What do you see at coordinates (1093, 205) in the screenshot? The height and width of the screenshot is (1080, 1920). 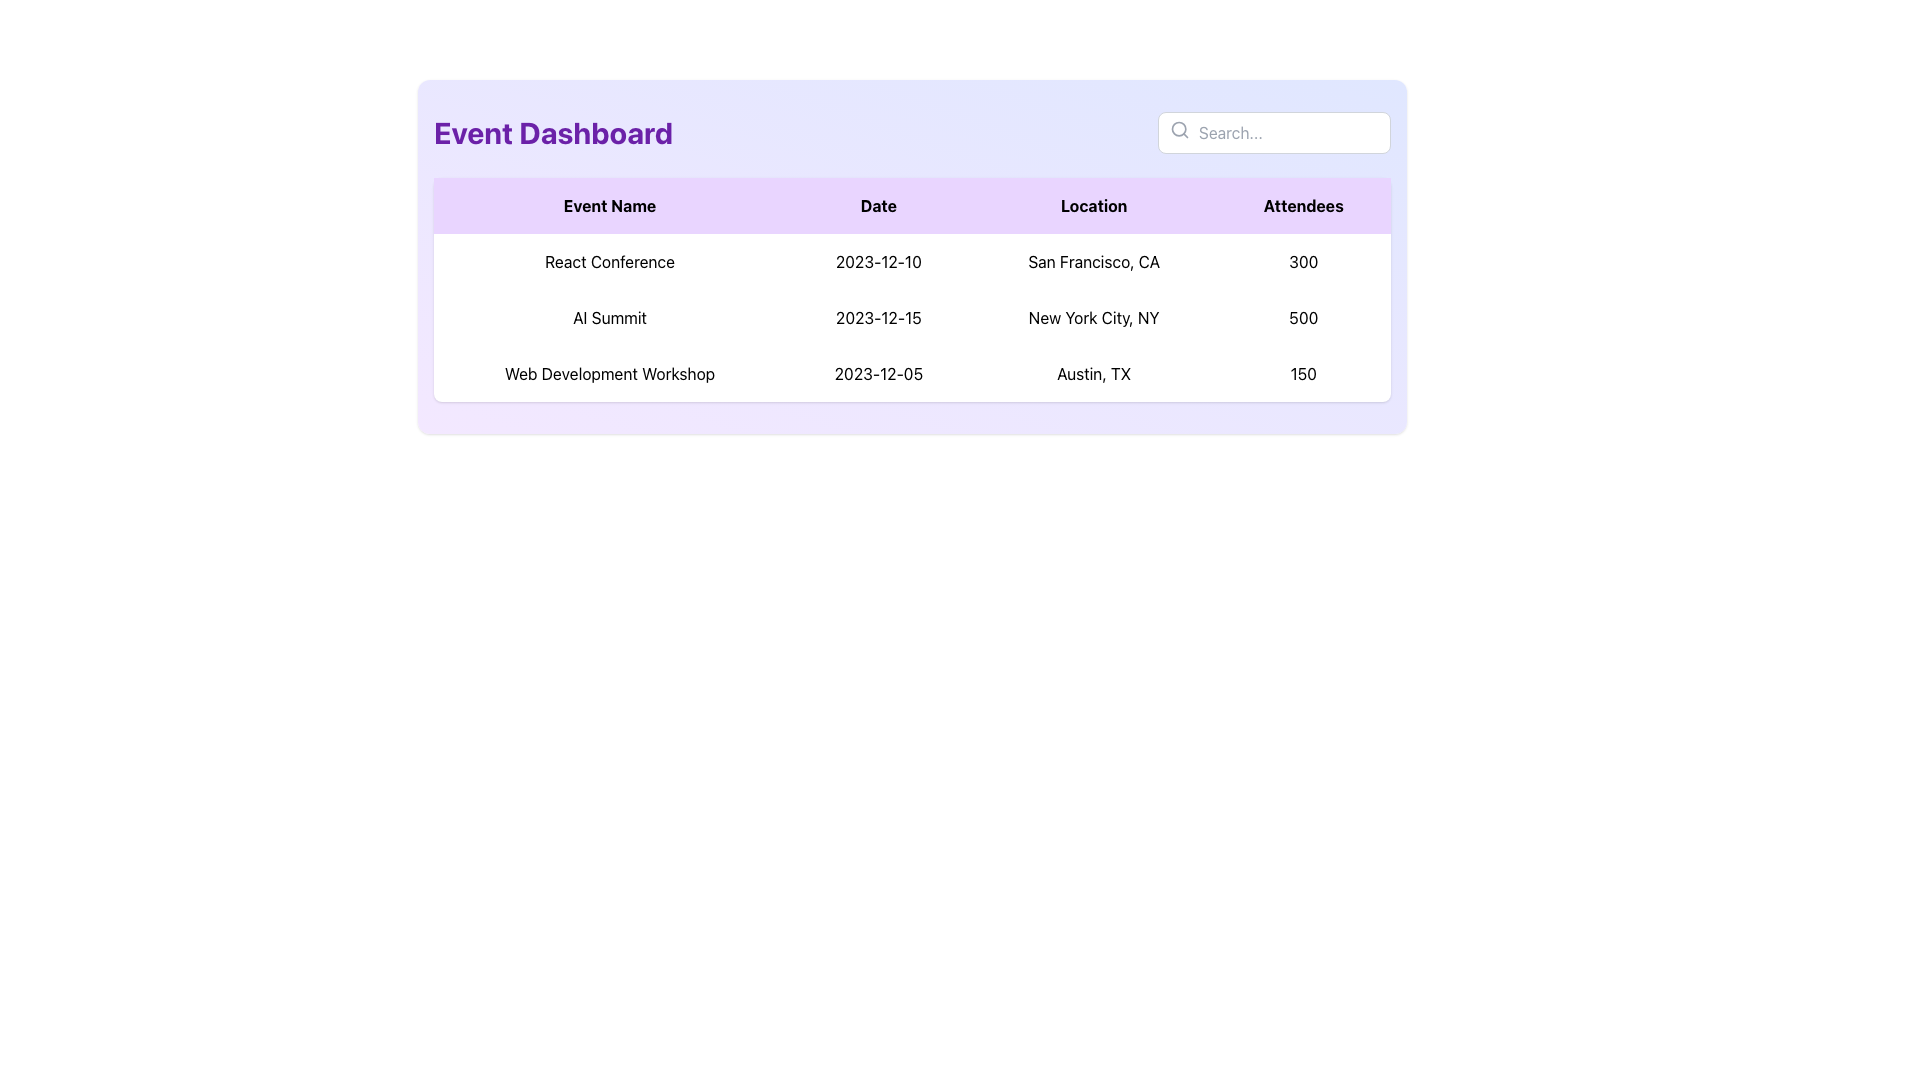 I see `the 'Location' column header in the table, which is the third text label situated between the 'Date' and 'Attendees' labels in the event dashboard area` at bounding box center [1093, 205].